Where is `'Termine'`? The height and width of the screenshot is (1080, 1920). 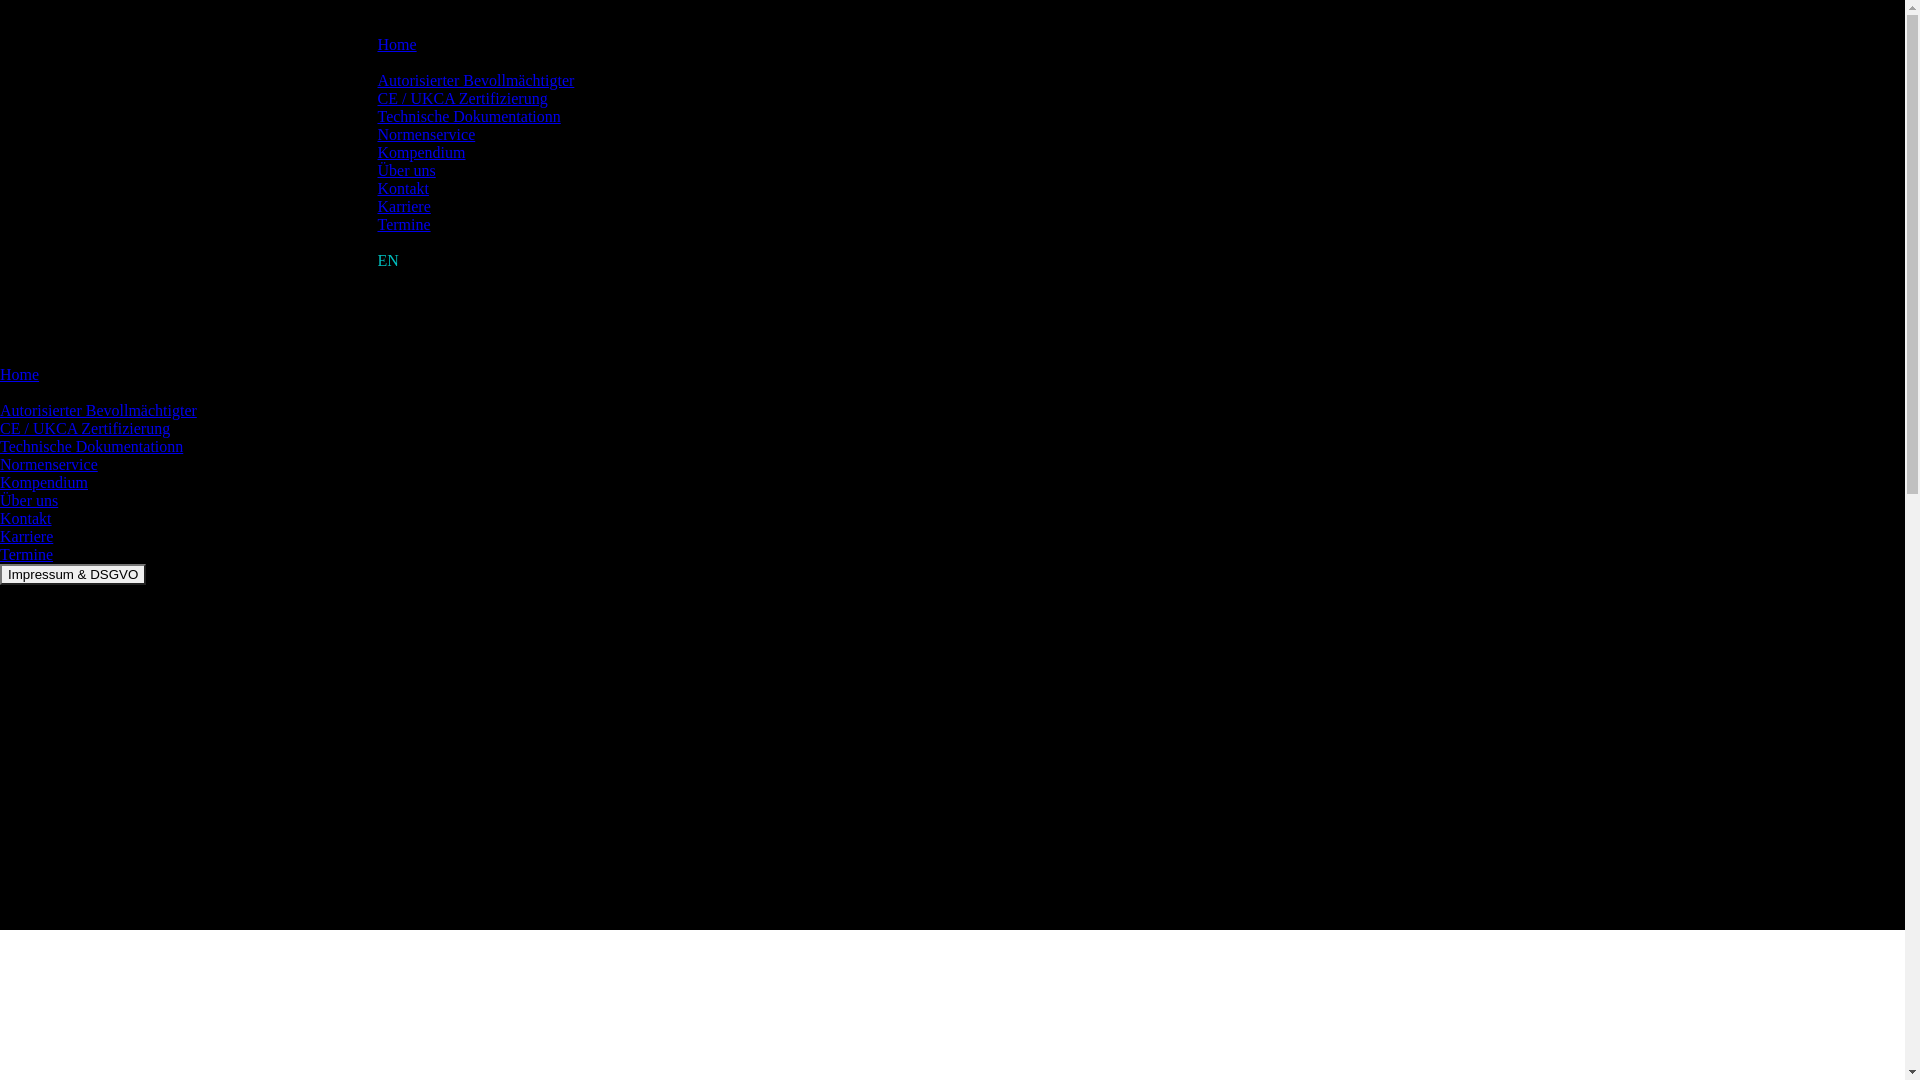
'Termine' is located at coordinates (26, 554).